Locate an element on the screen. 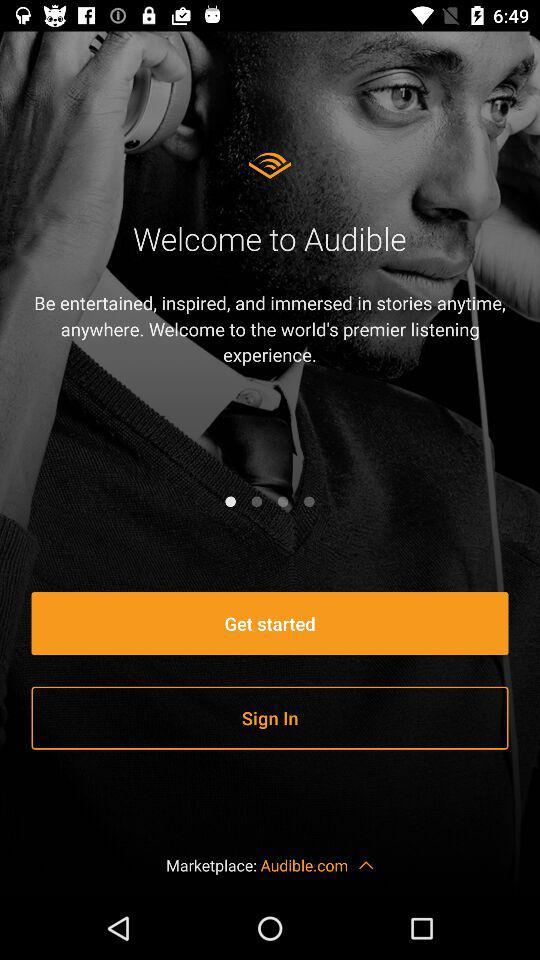 The image size is (540, 960). next is located at coordinates (309, 500).